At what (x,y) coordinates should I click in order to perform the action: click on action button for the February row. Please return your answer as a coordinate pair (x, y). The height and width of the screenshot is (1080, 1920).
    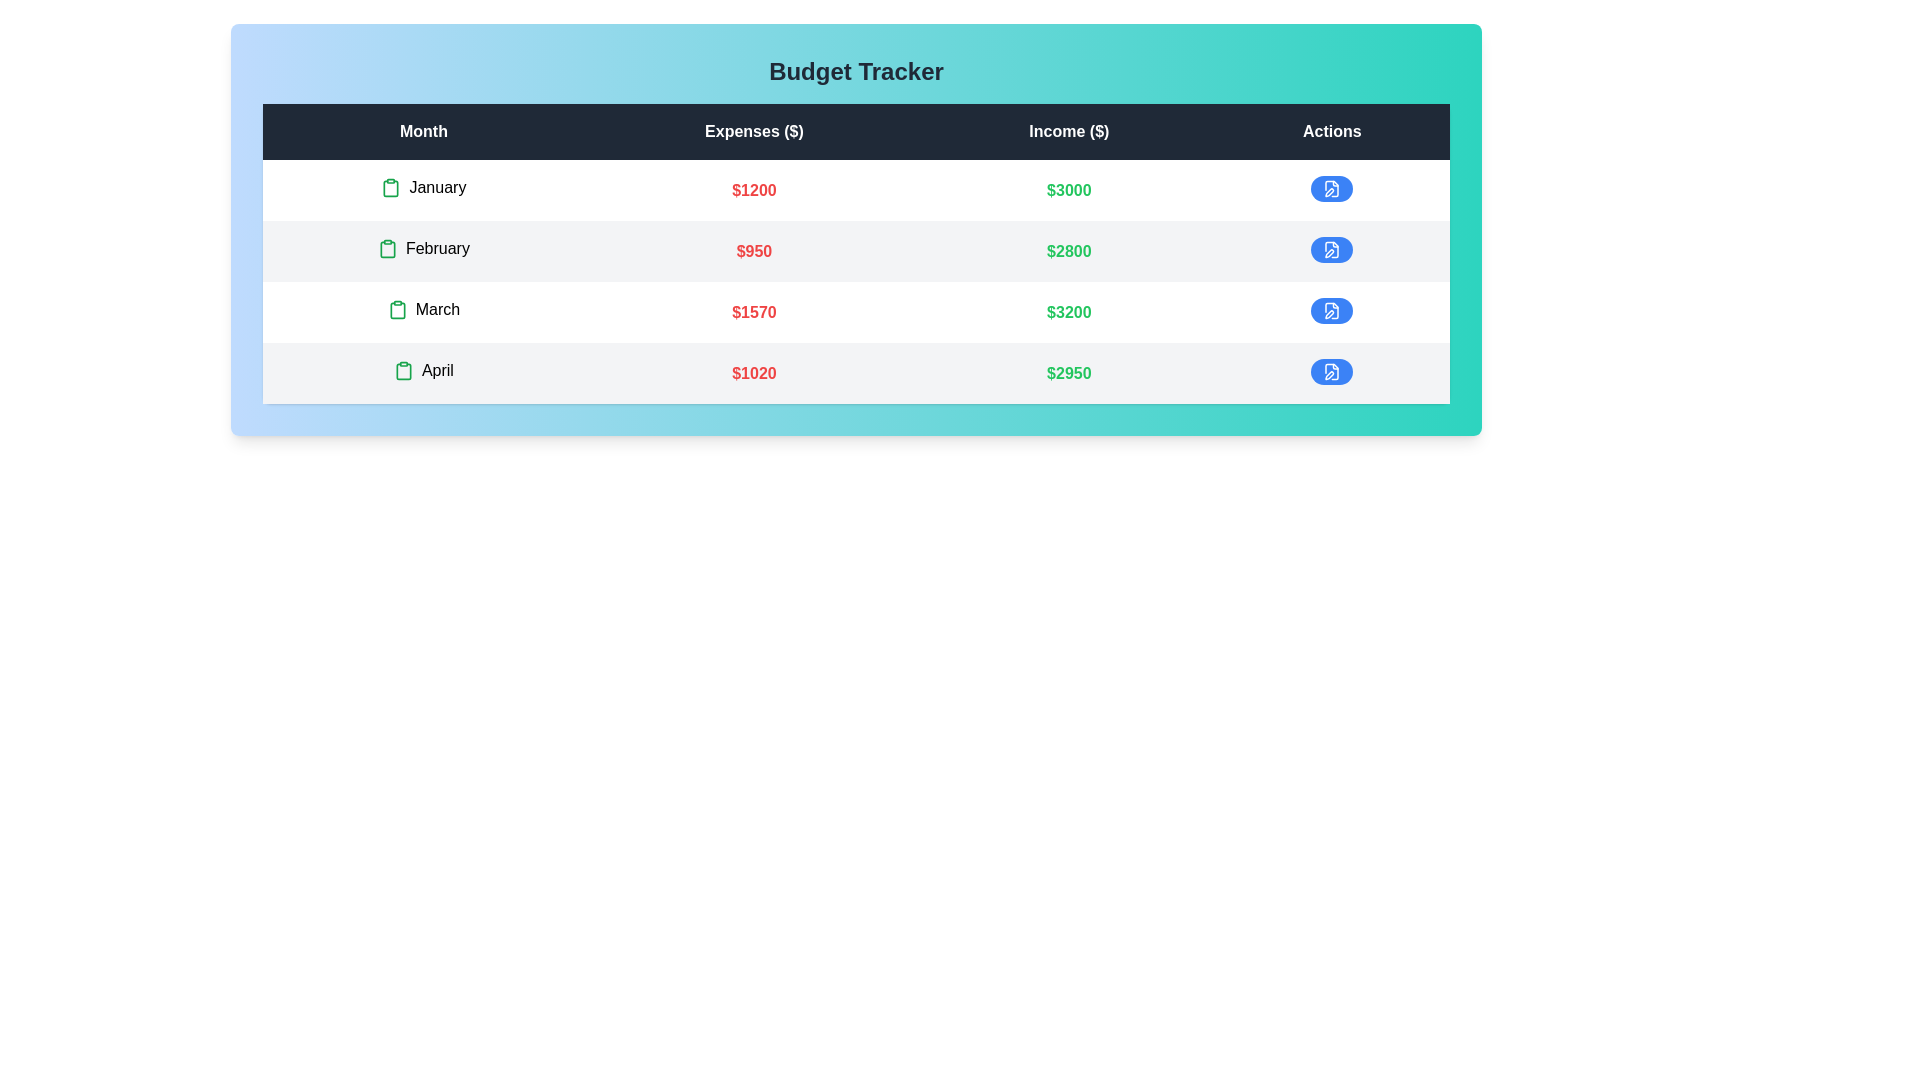
    Looking at the image, I should click on (1331, 249).